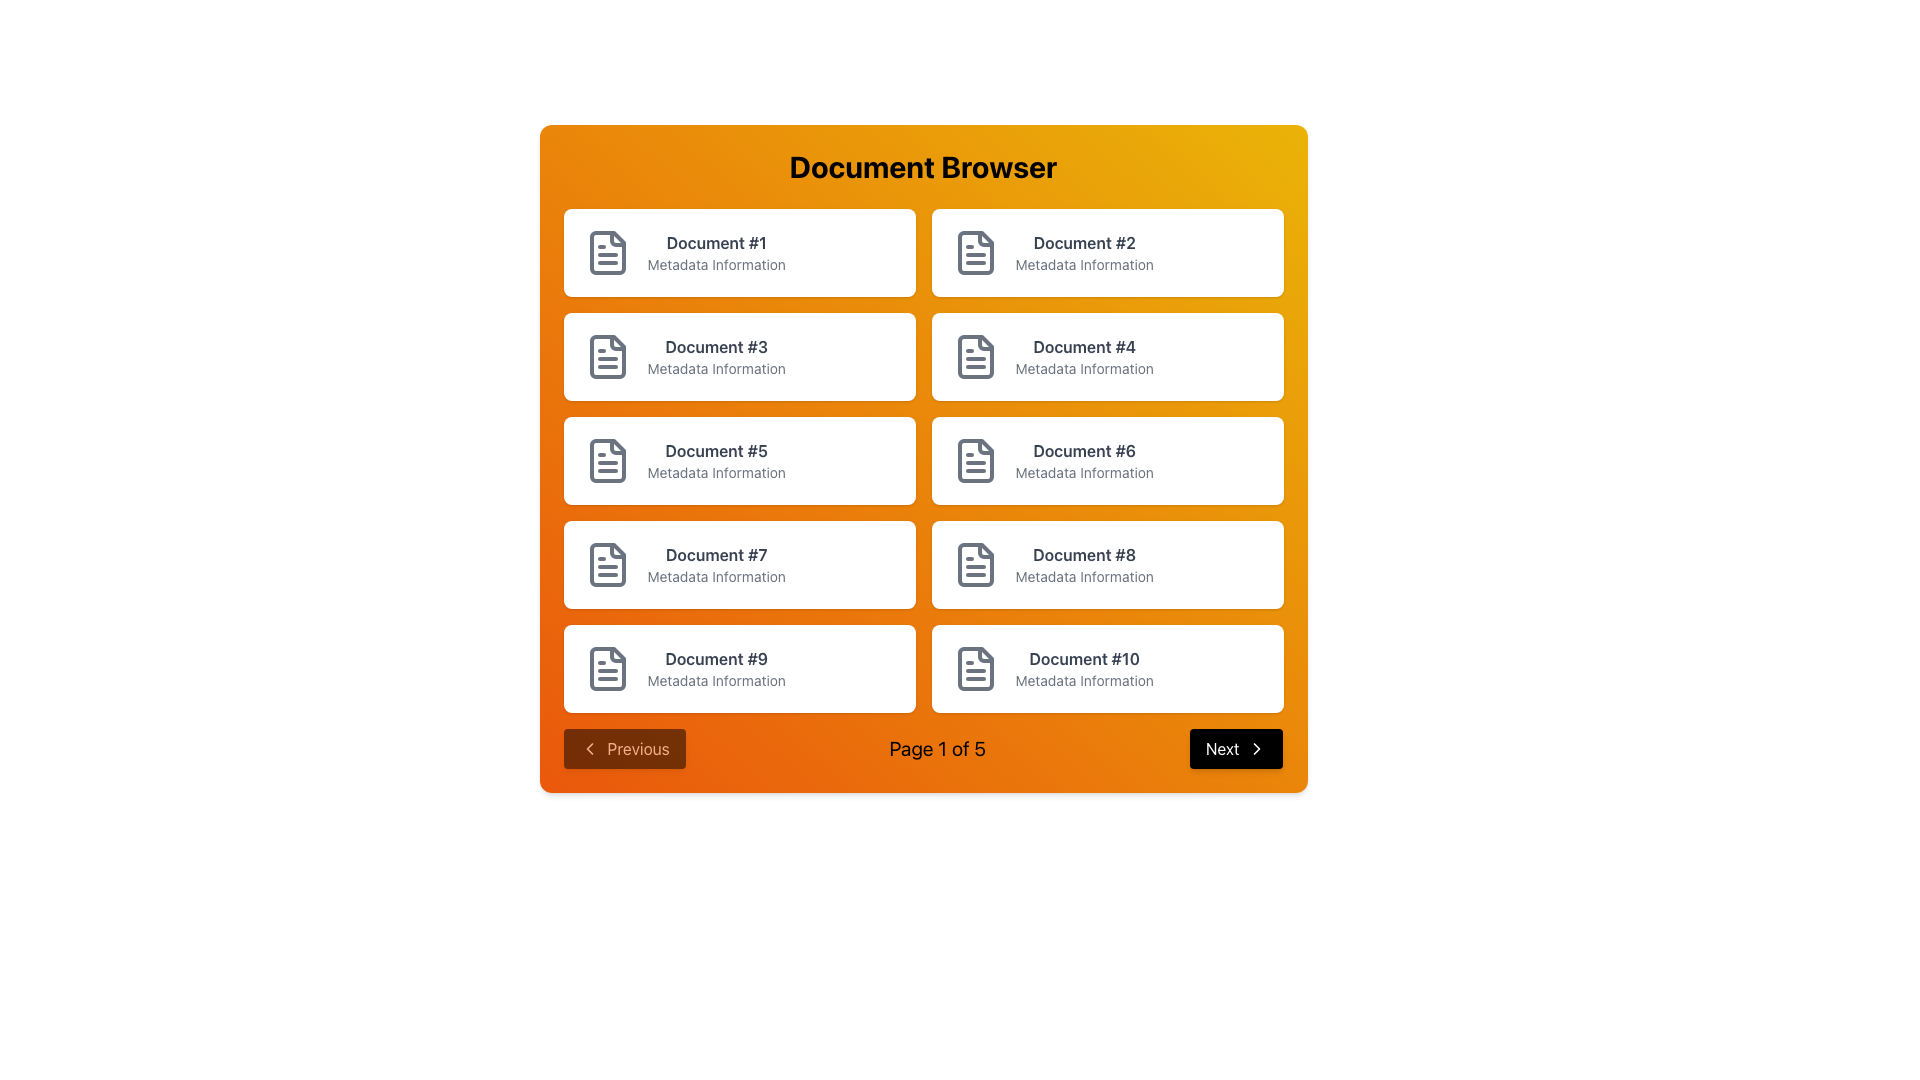  I want to click on the document icon representing 'Document #3', which is styled as an outlined file symbol with a folded corner and horizontal lines indicating text content, so click(606, 356).